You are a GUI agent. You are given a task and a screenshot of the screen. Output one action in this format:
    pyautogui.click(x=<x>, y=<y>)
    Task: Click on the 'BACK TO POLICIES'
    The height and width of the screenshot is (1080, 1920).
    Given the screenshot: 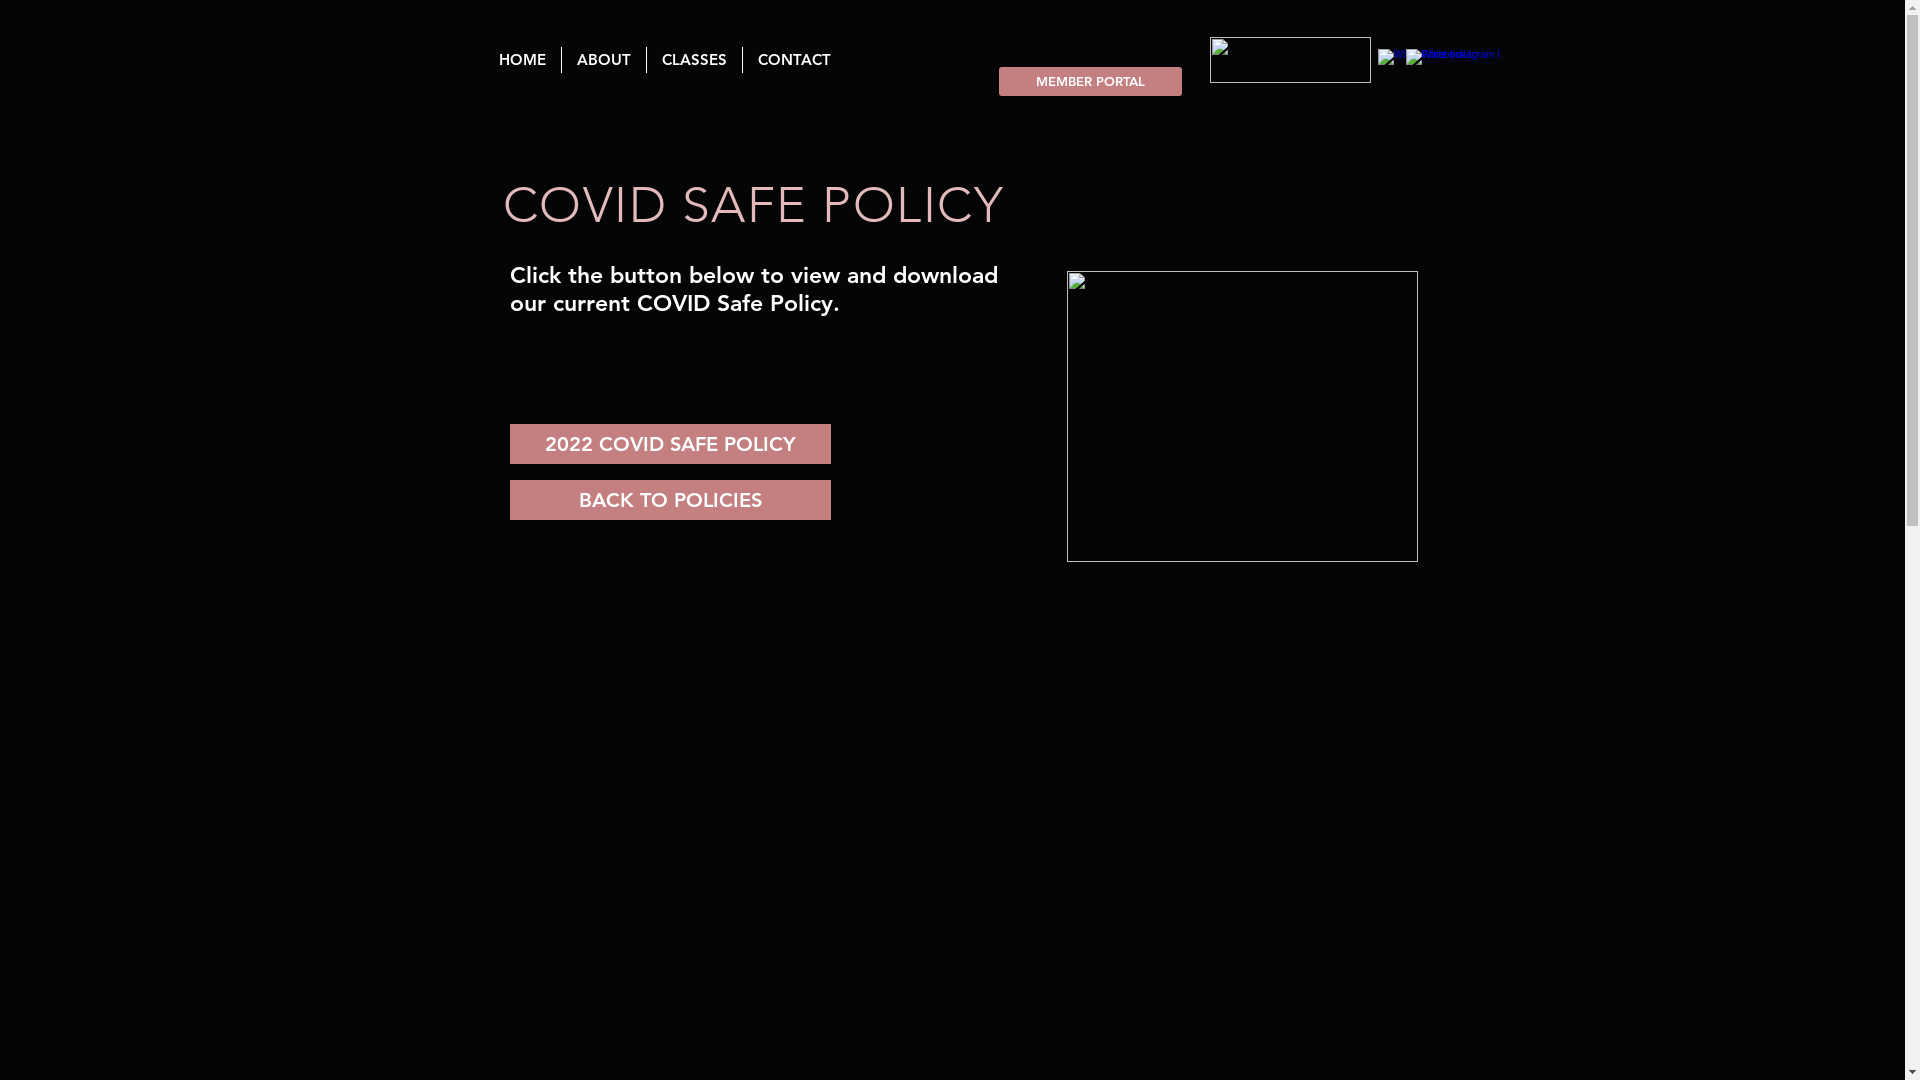 What is the action you would take?
    pyautogui.click(x=670, y=499)
    